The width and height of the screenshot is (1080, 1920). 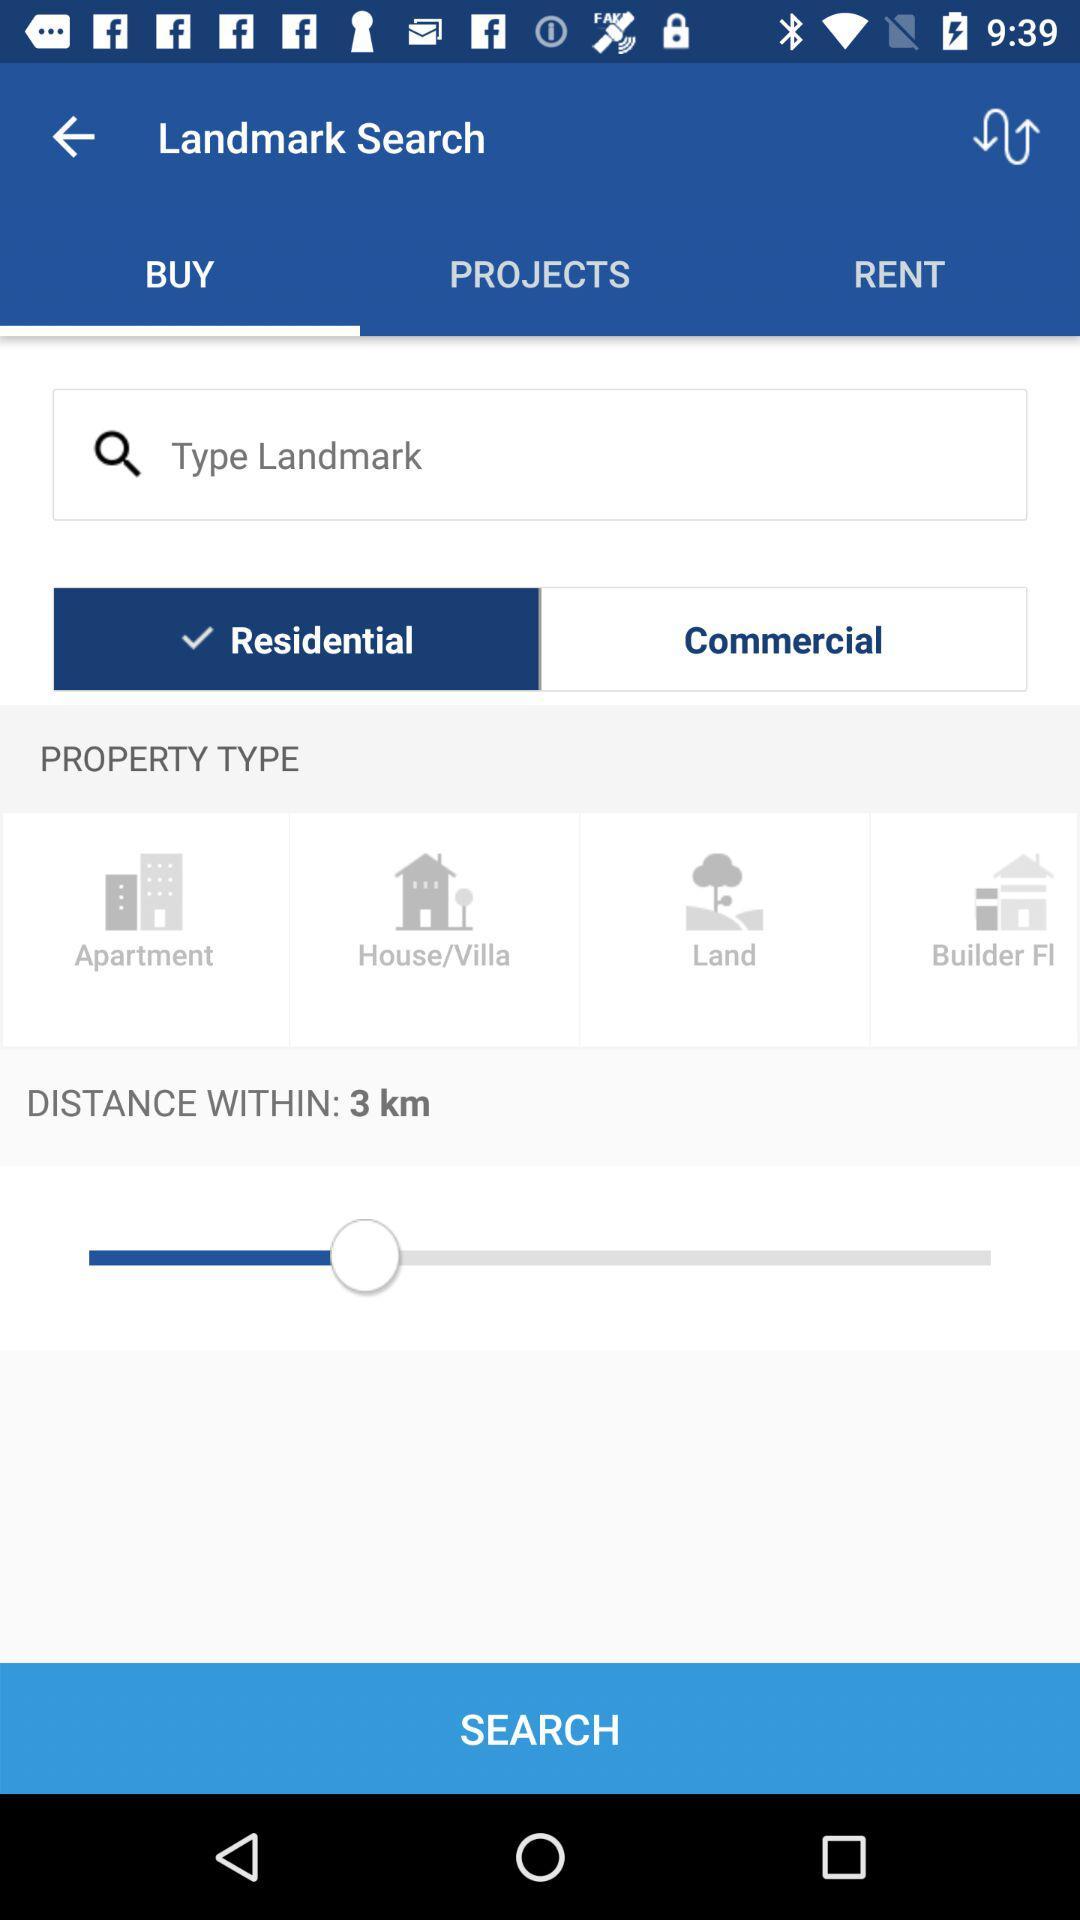 I want to click on the item above the distance within 3 item, so click(x=974, y=928).